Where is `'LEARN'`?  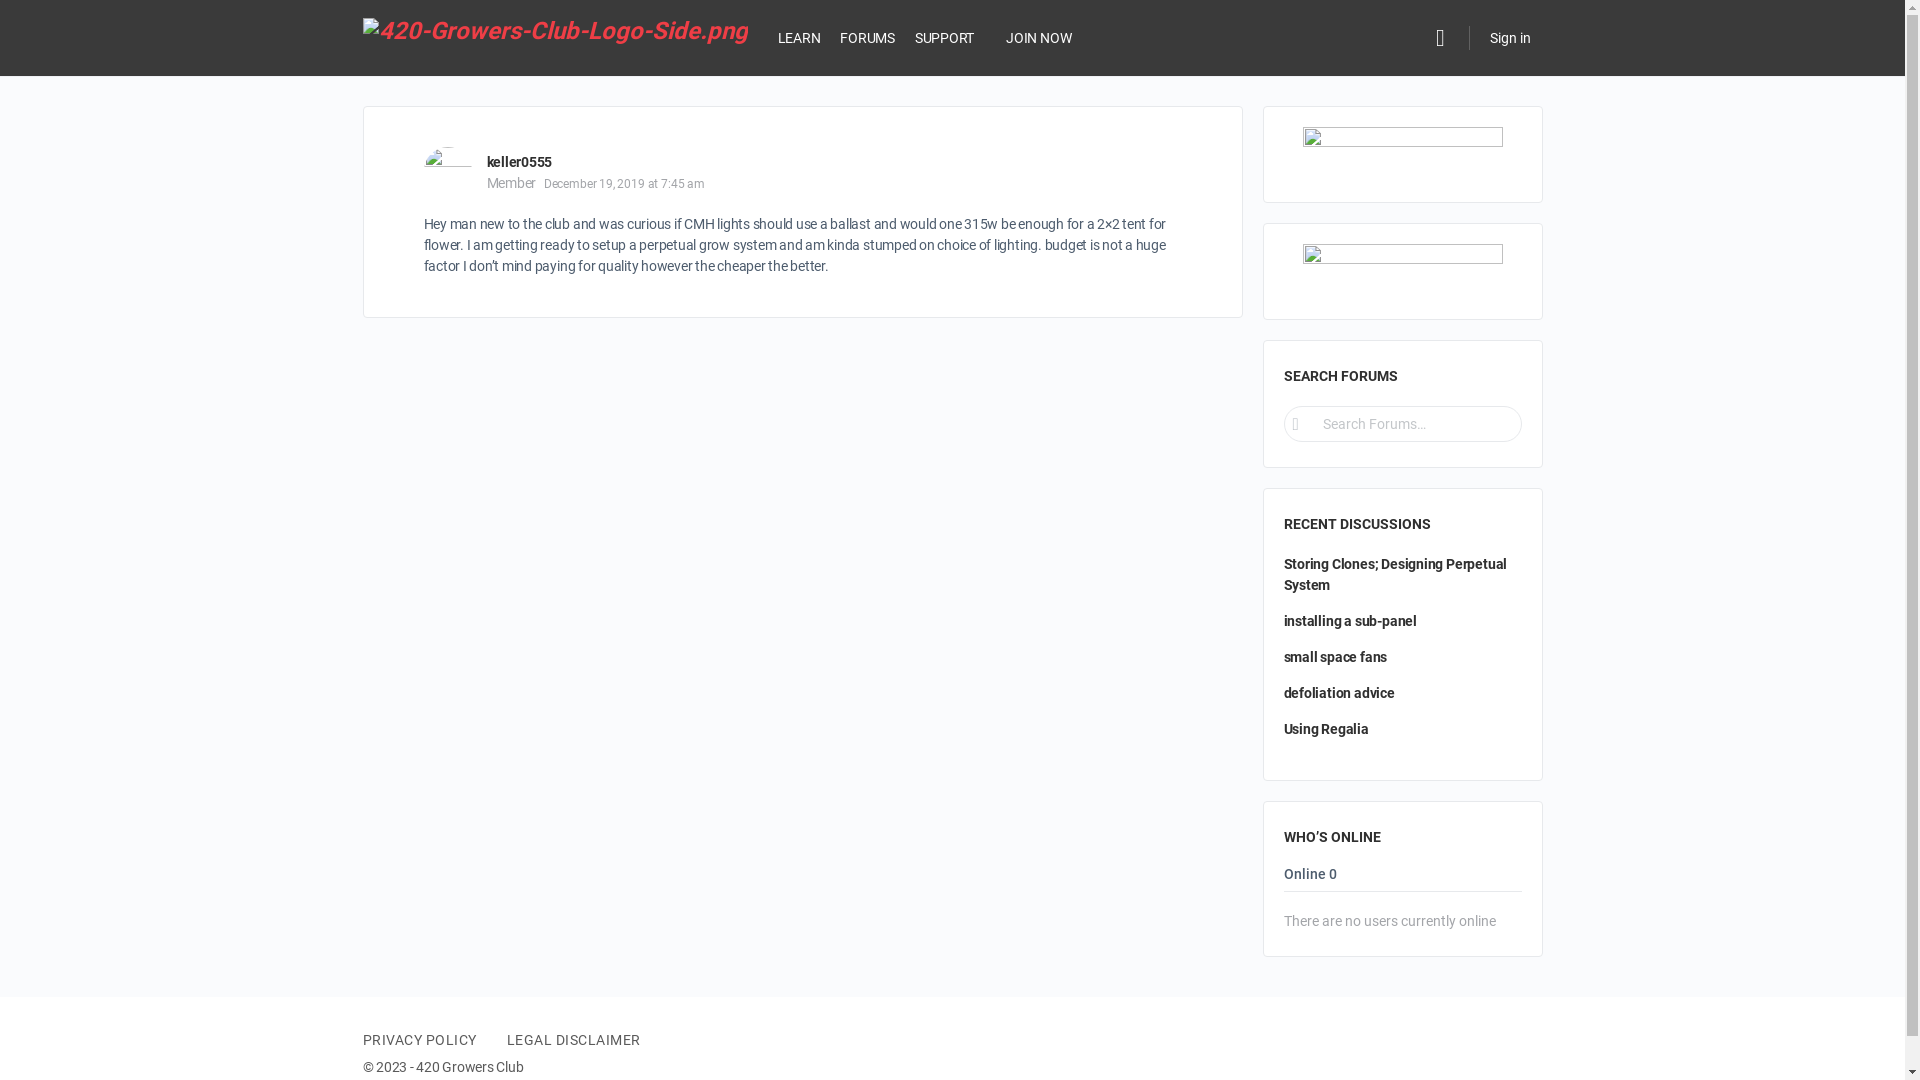 'LEARN' is located at coordinates (798, 38).